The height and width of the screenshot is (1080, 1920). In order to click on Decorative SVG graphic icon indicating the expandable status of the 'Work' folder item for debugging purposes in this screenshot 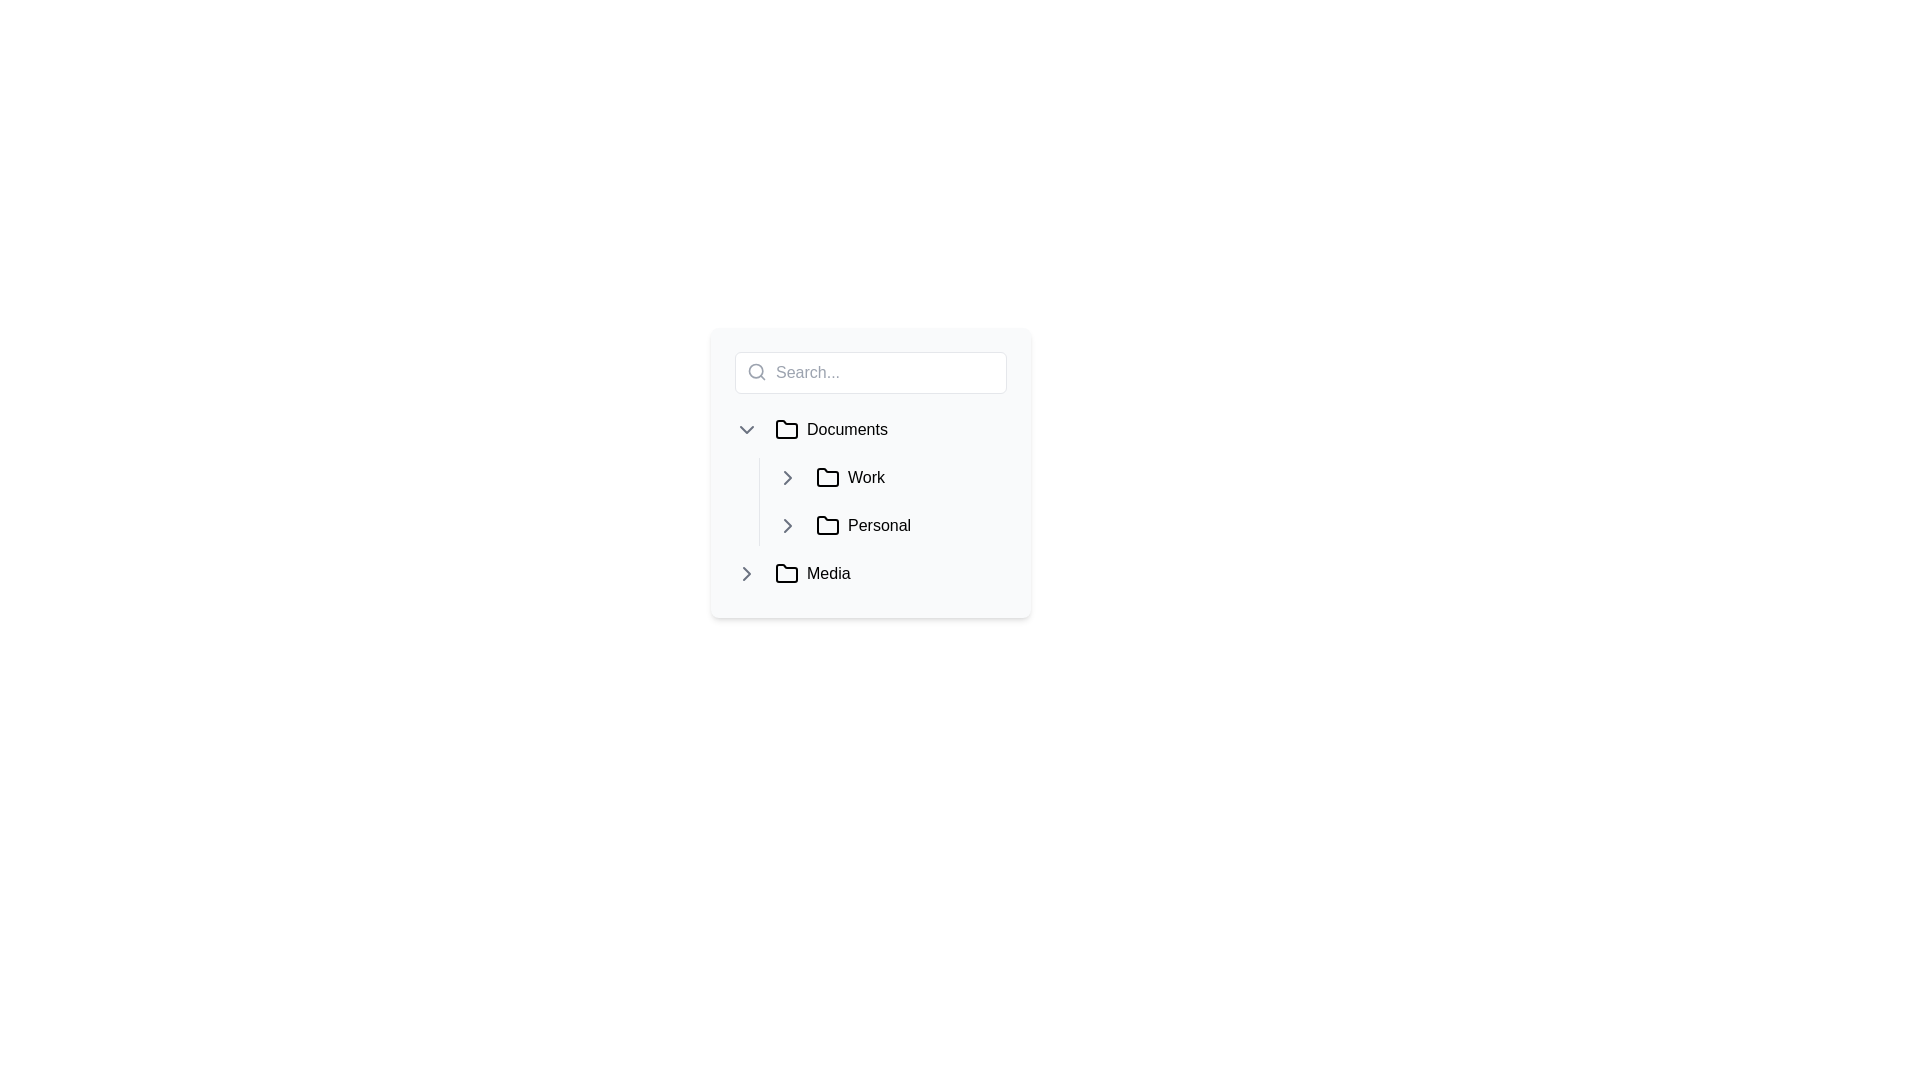, I will do `click(786, 478)`.